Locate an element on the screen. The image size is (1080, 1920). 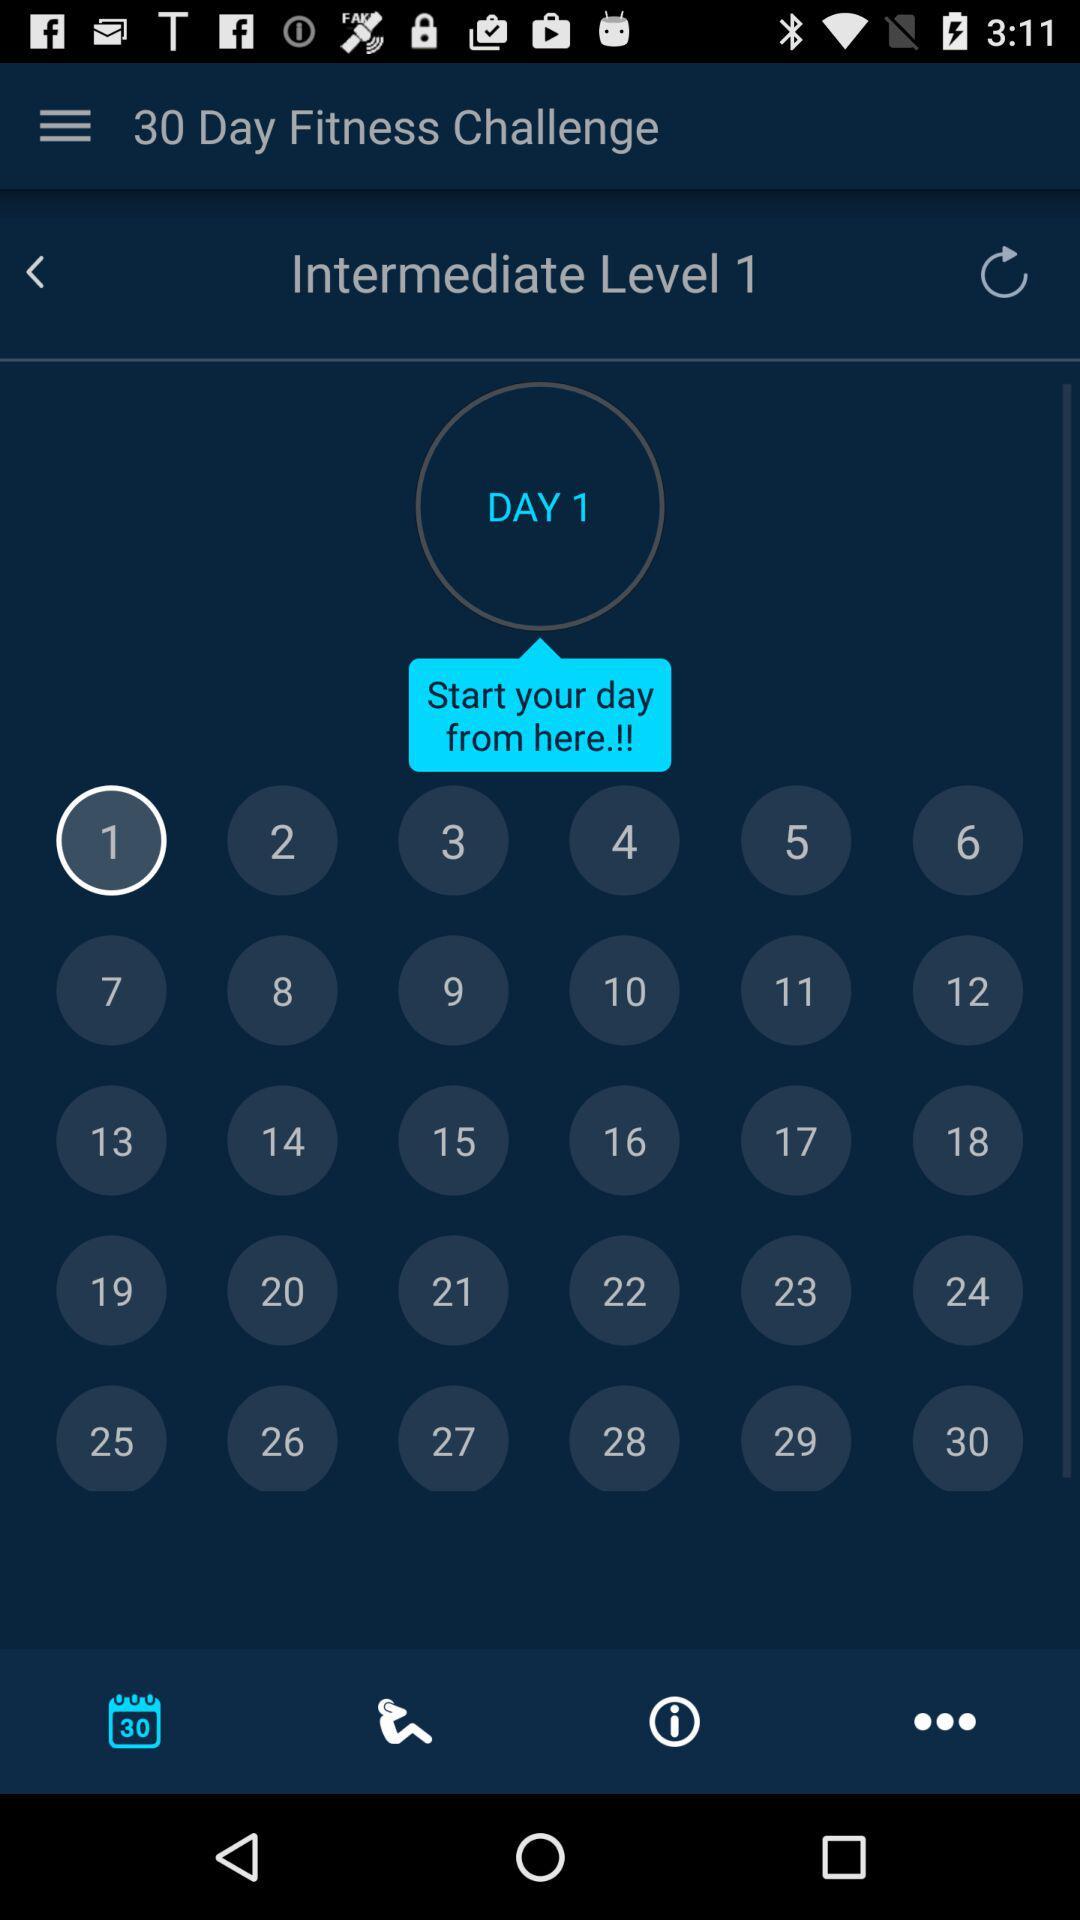
the microphone icon is located at coordinates (282, 1058).